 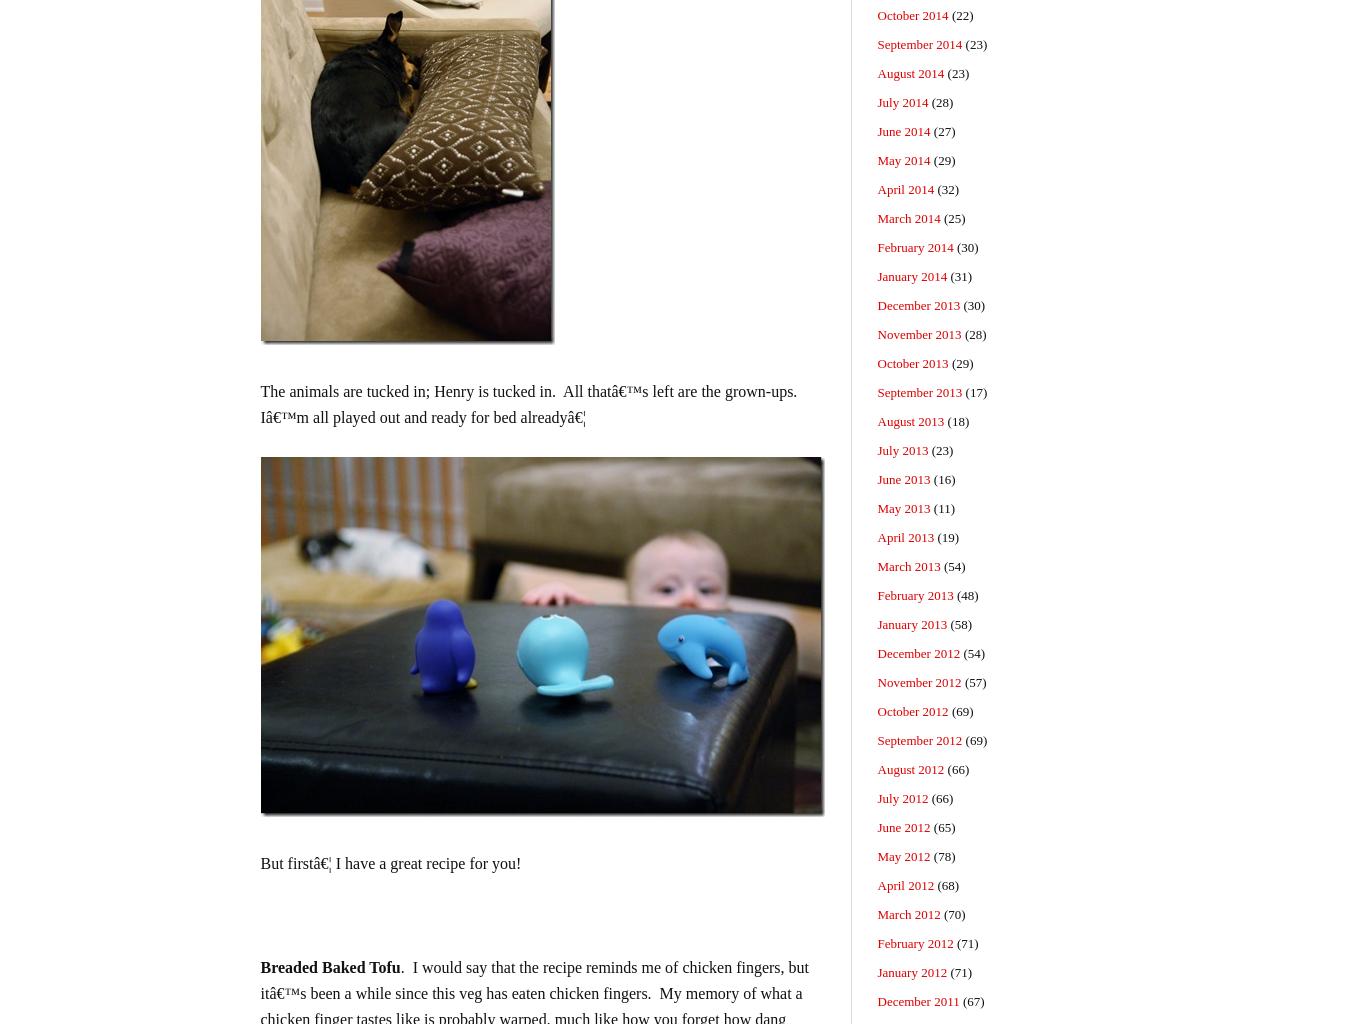 What do you see at coordinates (902, 478) in the screenshot?
I see `'June 2013'` at bounding box center [902, 478].